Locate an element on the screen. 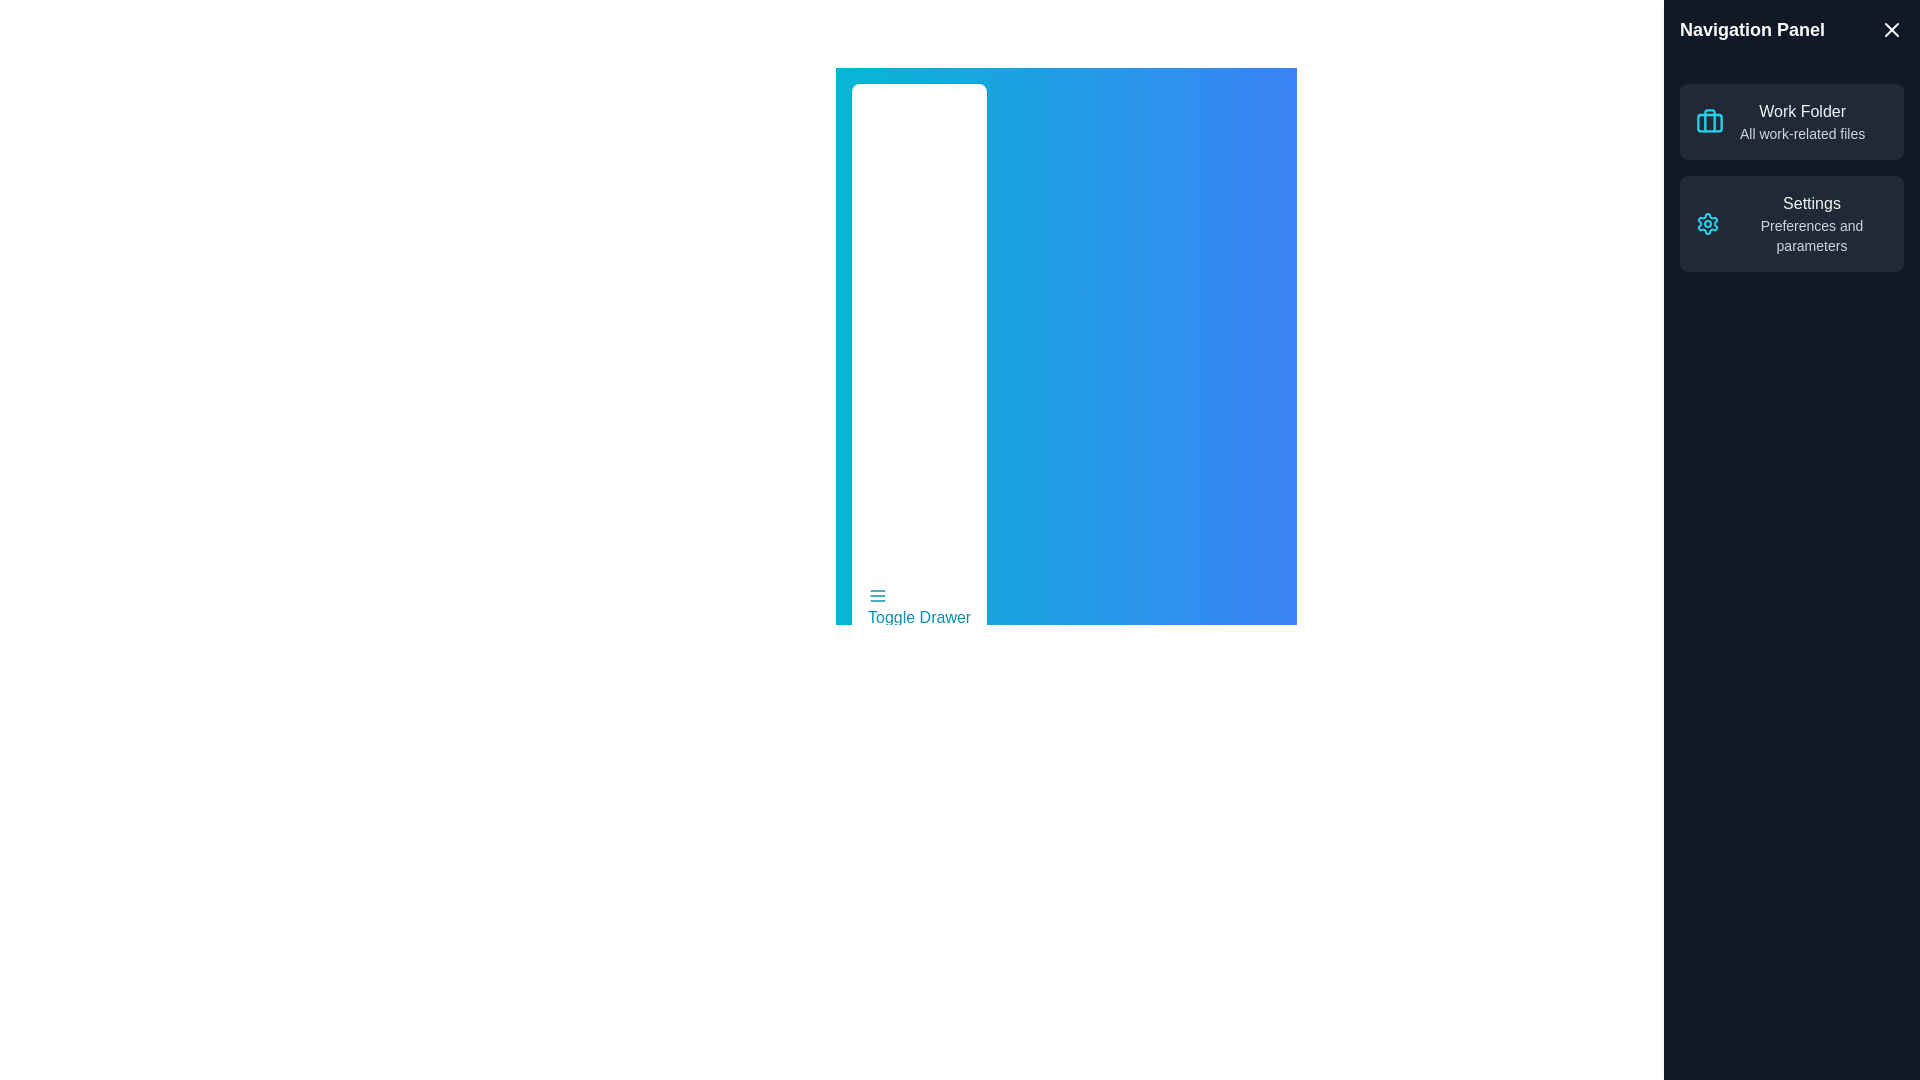  the items in the drawer to see the hover effect on Settings is located at coordinates (1811, 223).